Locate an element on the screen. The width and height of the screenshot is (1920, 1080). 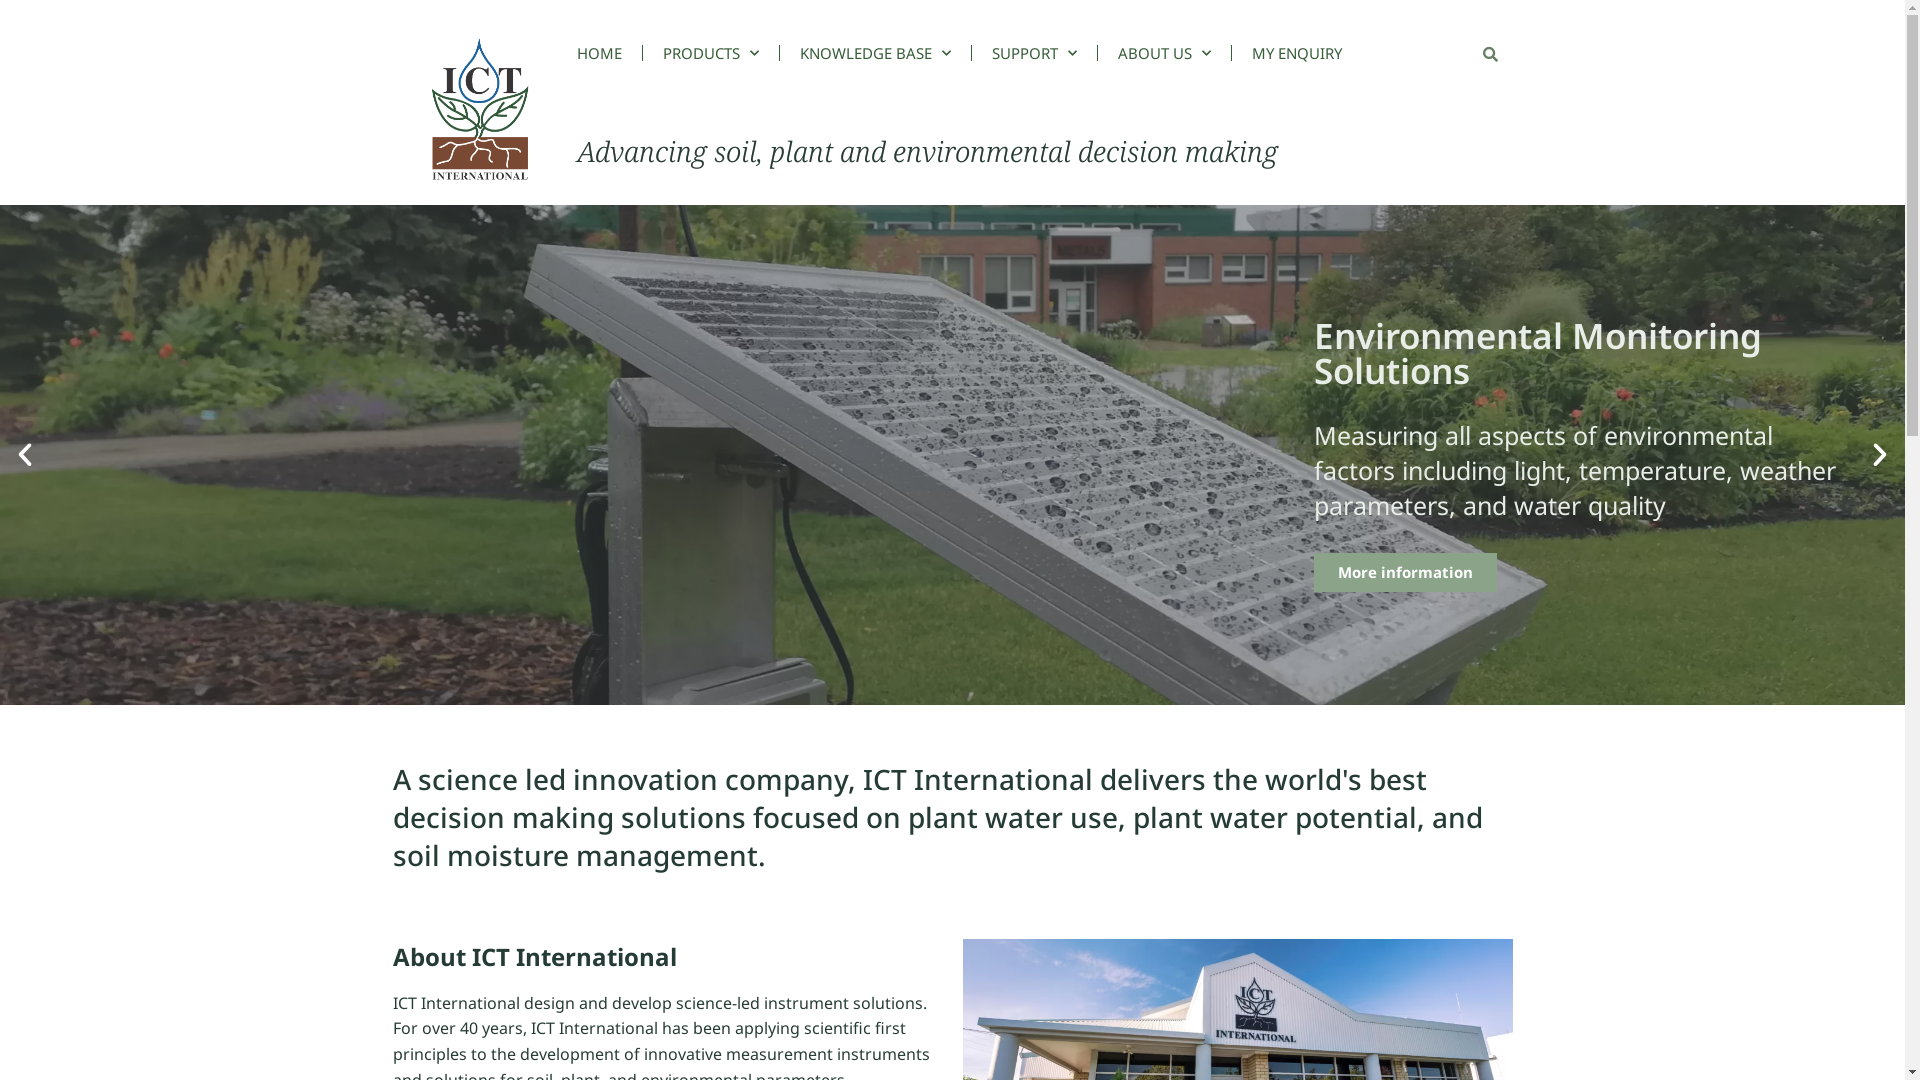
'HOME' is located at coordinates (608, 52).